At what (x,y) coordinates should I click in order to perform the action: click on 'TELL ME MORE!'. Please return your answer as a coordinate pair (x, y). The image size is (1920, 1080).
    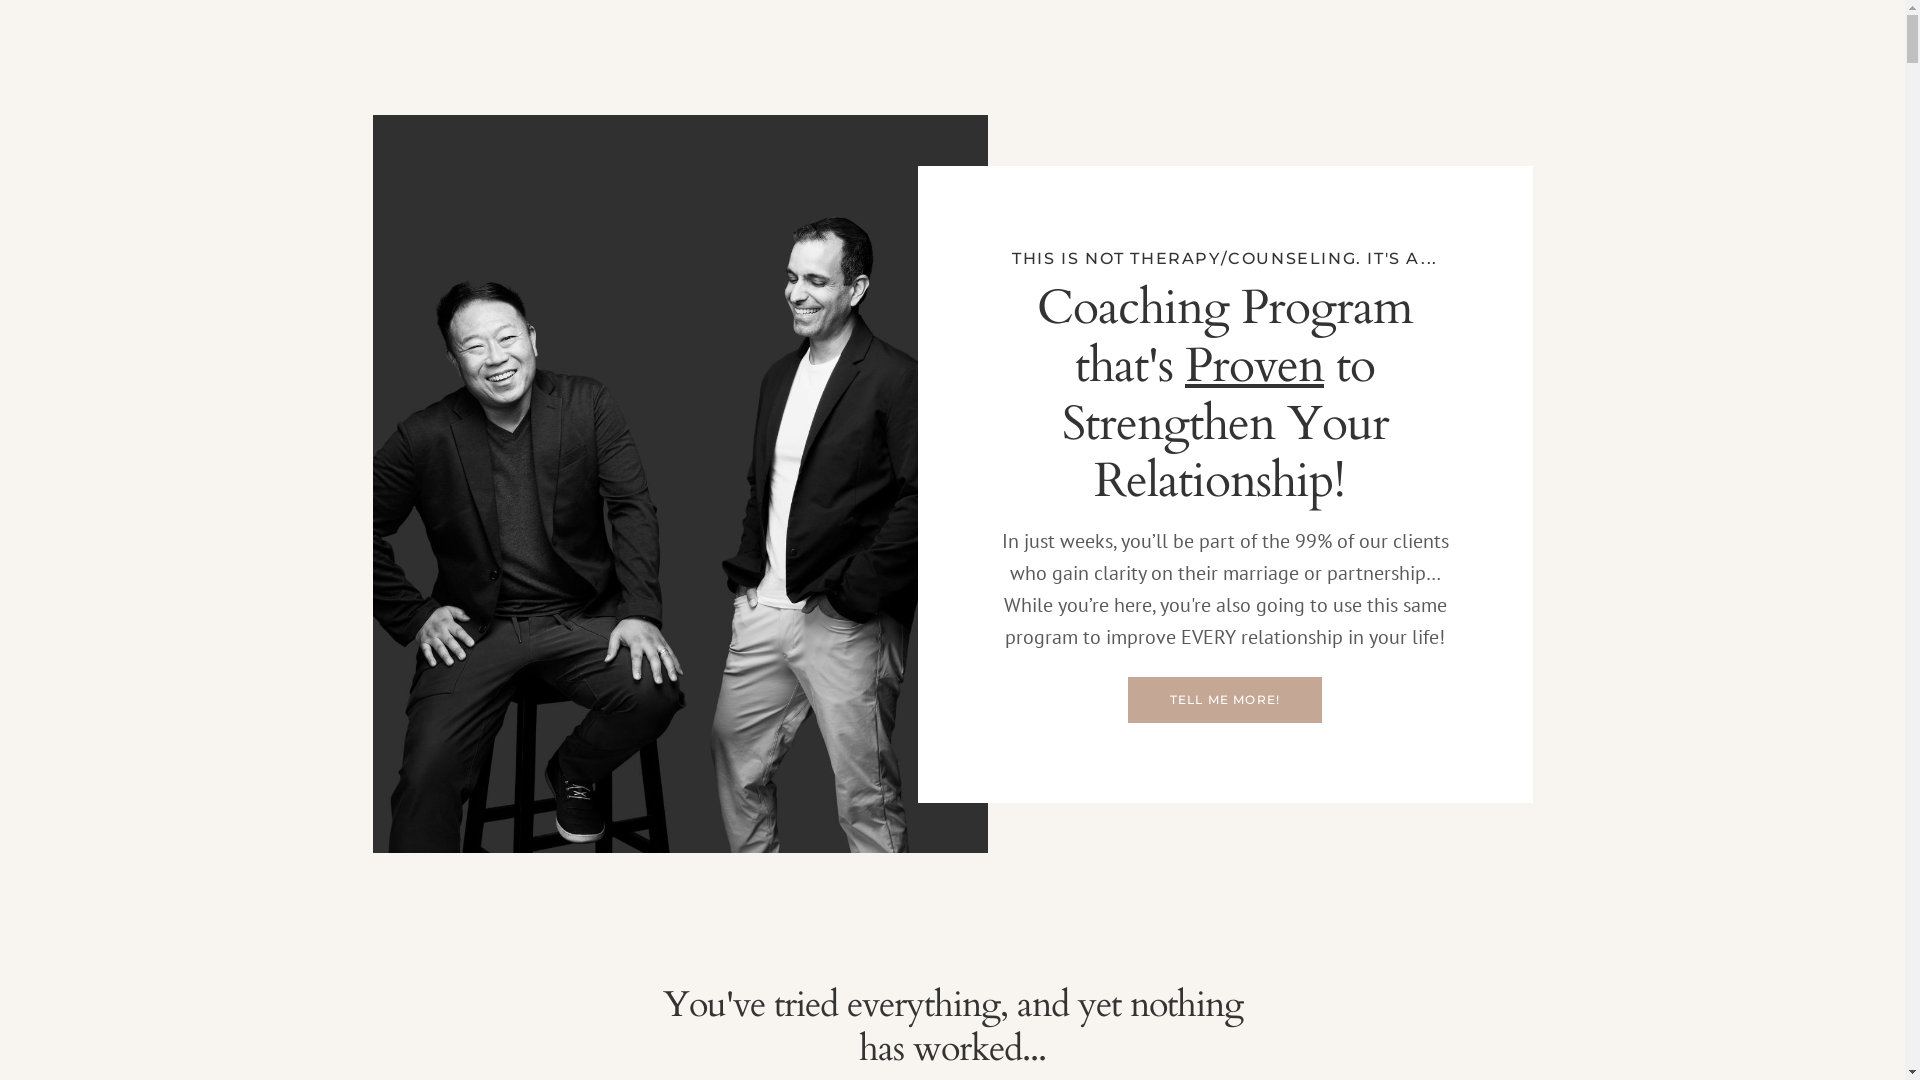
    Looking at the image, I should click on (1224, 698).